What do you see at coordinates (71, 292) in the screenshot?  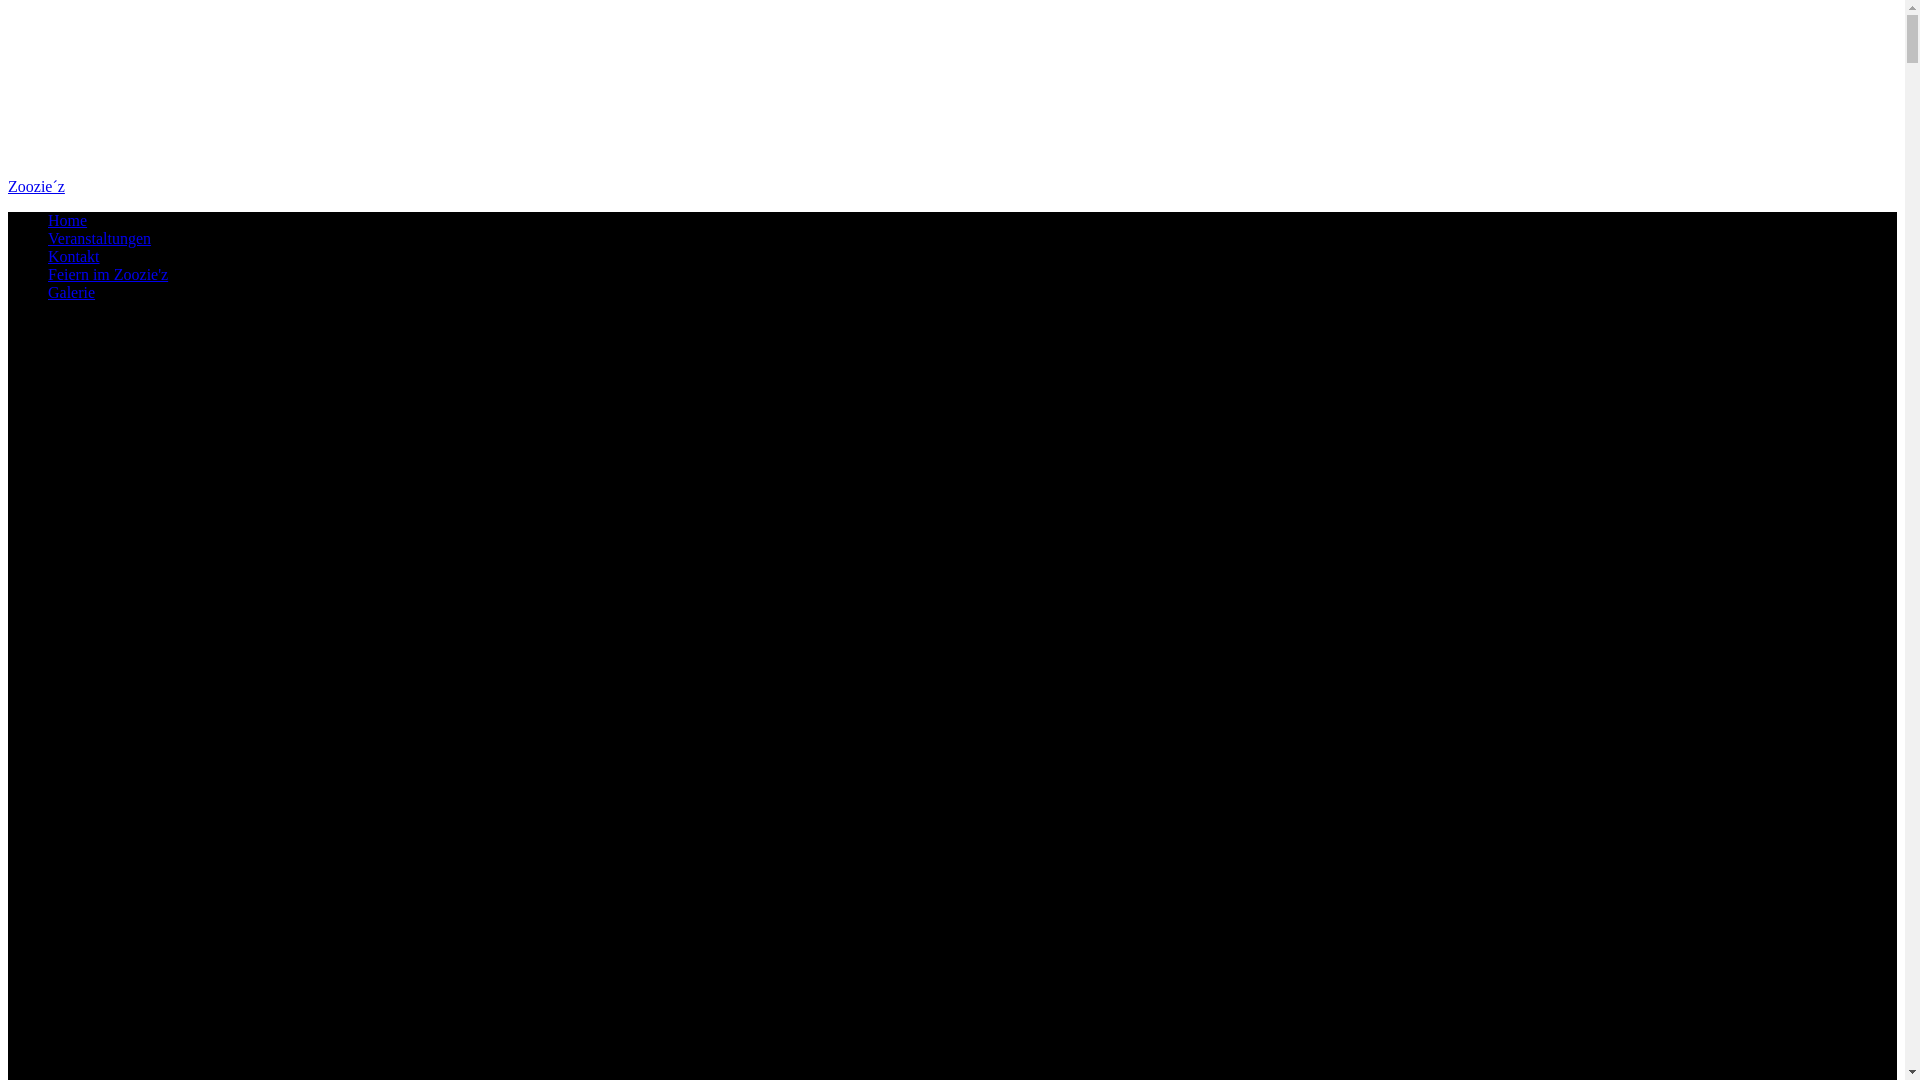 I see `'Galerie'` at bounding box center [71, 292].